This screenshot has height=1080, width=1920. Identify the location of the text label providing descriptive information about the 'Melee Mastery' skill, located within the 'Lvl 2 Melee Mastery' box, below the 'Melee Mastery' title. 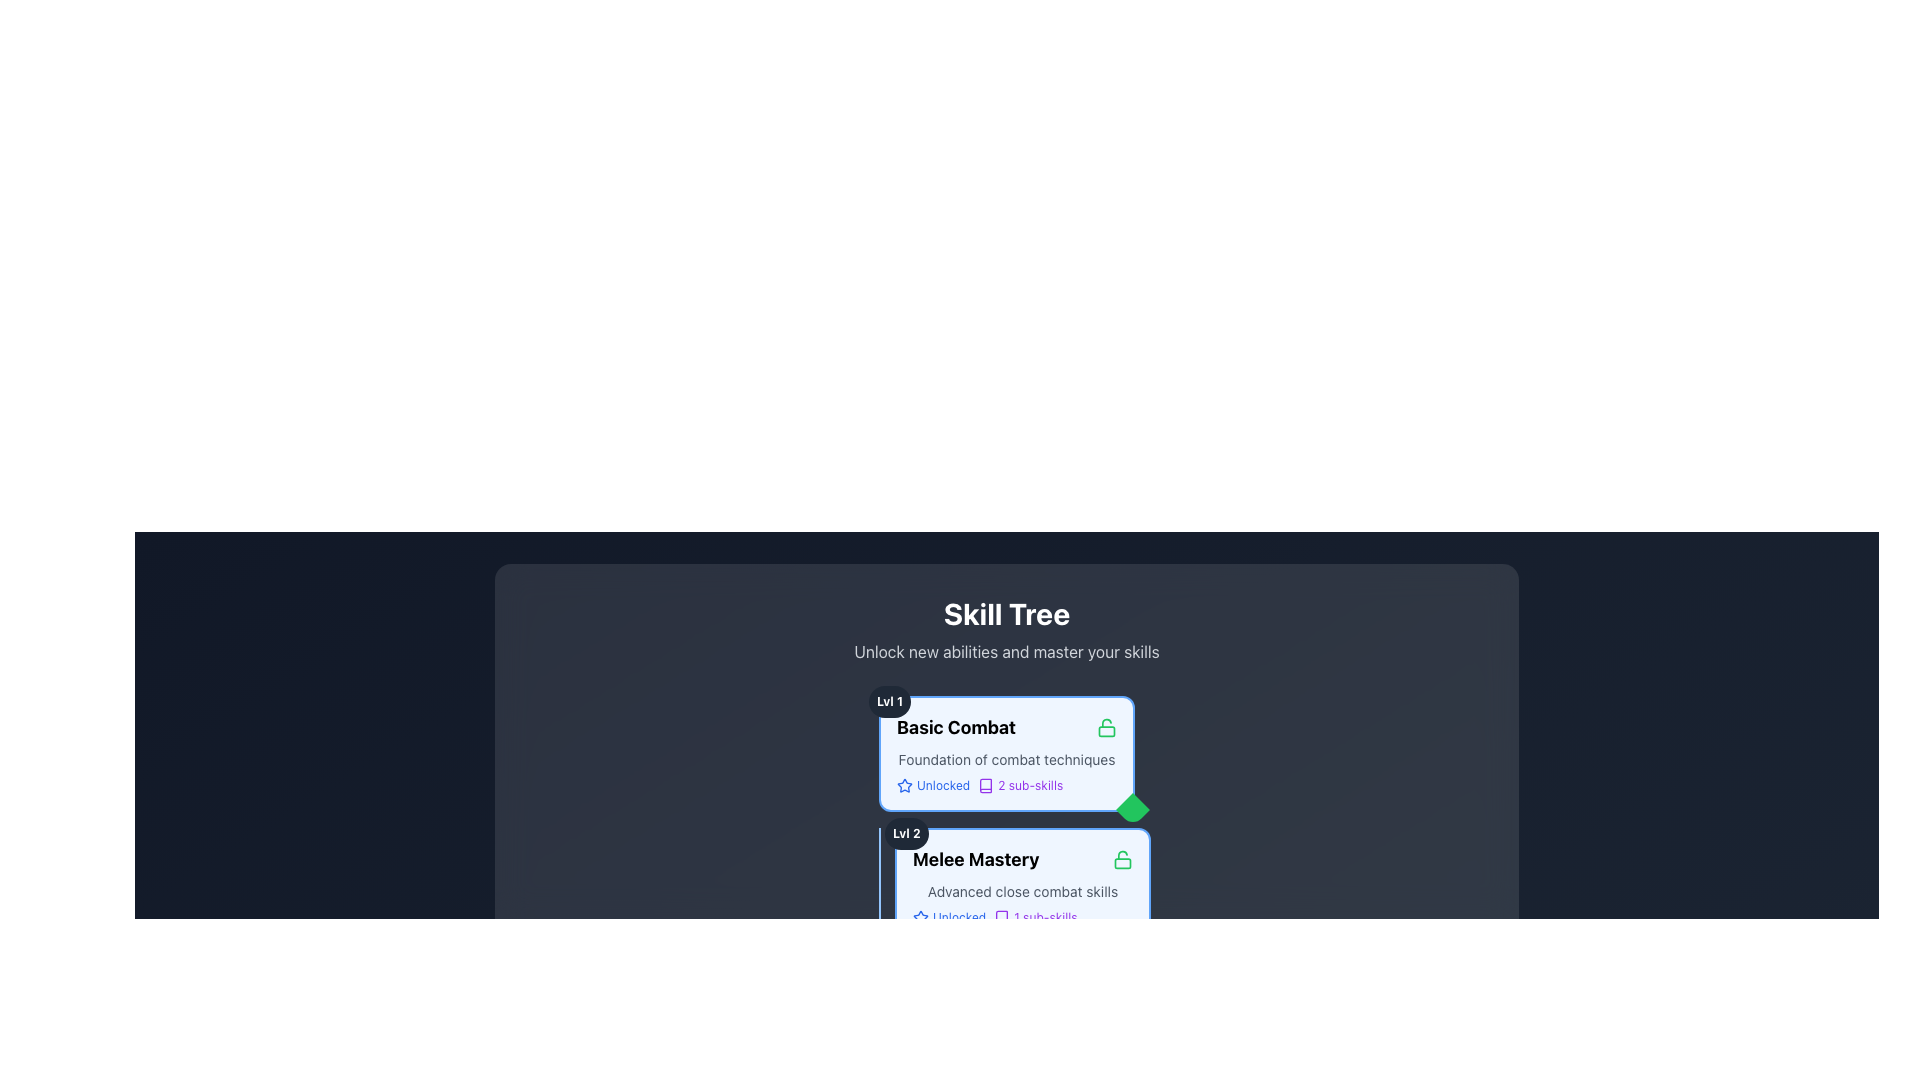
(1022, 890).